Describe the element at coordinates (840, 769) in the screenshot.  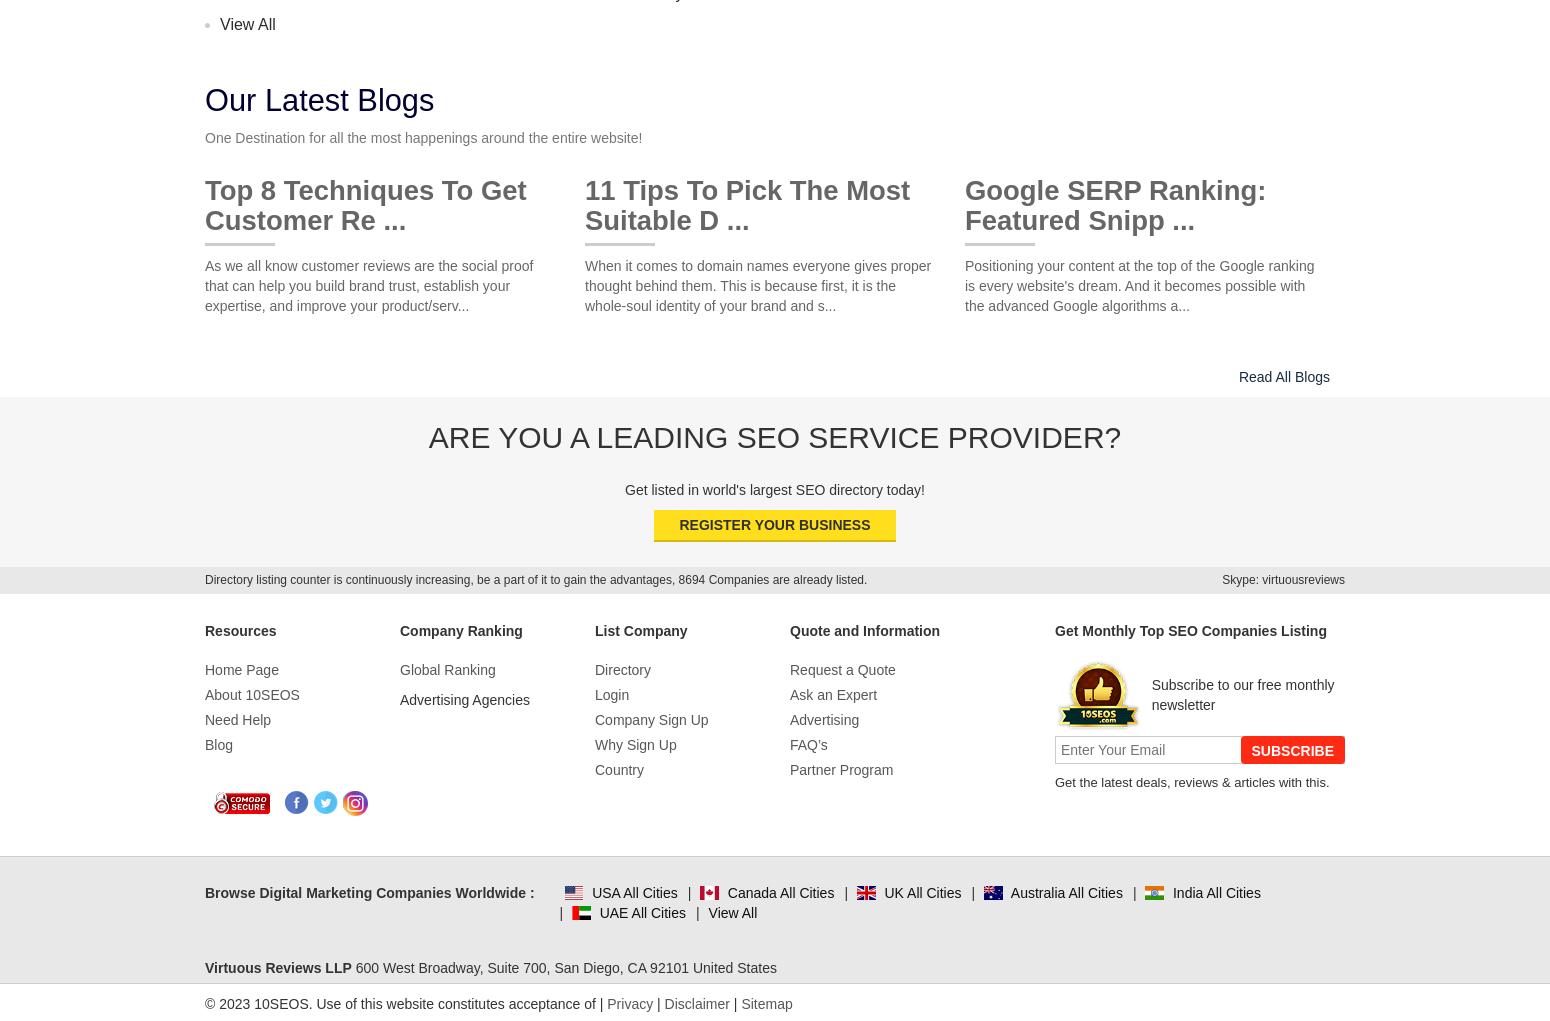
I see `'Partner Program'` at that location.